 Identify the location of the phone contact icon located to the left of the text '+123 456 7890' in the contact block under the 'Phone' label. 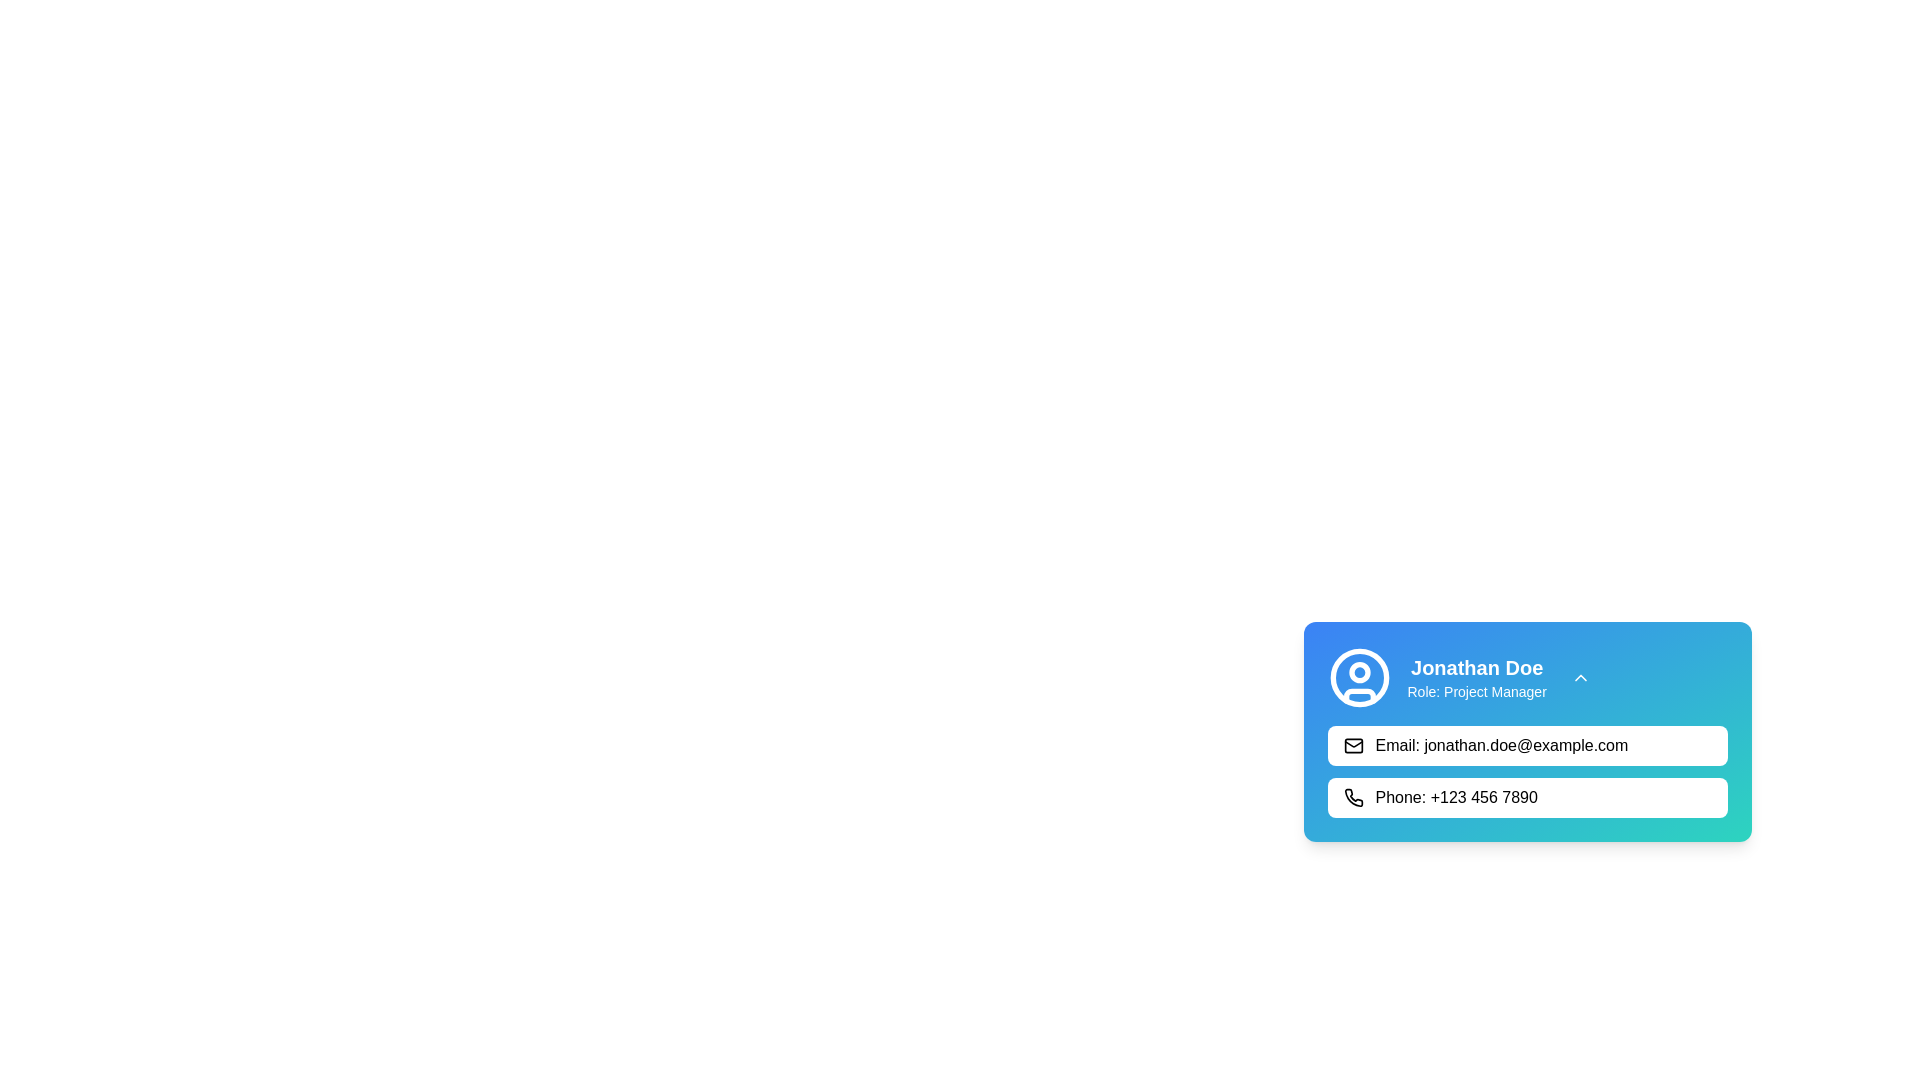
(1353, 797).